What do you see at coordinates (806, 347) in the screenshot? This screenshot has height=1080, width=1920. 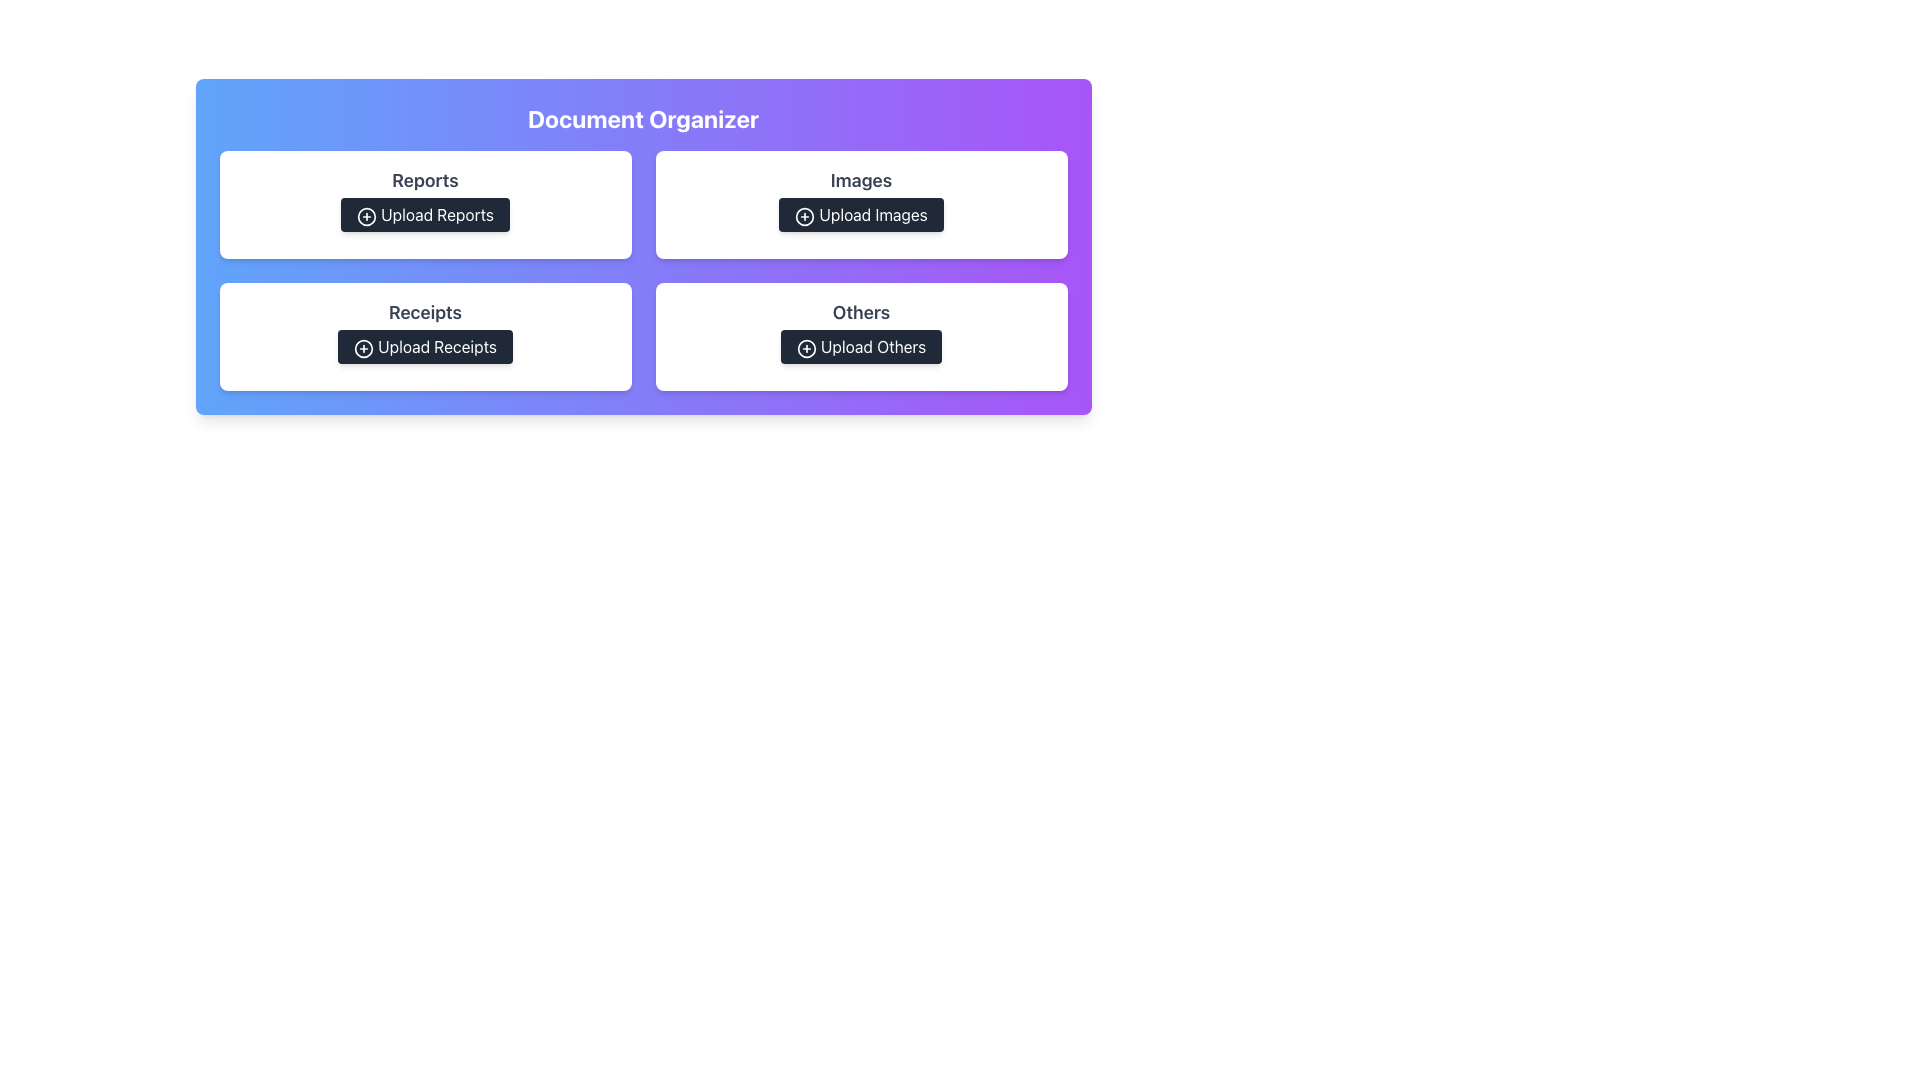 I see `the circular icon with a plus sign, located to the left of the 'Upload Others' button in the bottom-right section of the grid layout` at bounding box center [806, 347].